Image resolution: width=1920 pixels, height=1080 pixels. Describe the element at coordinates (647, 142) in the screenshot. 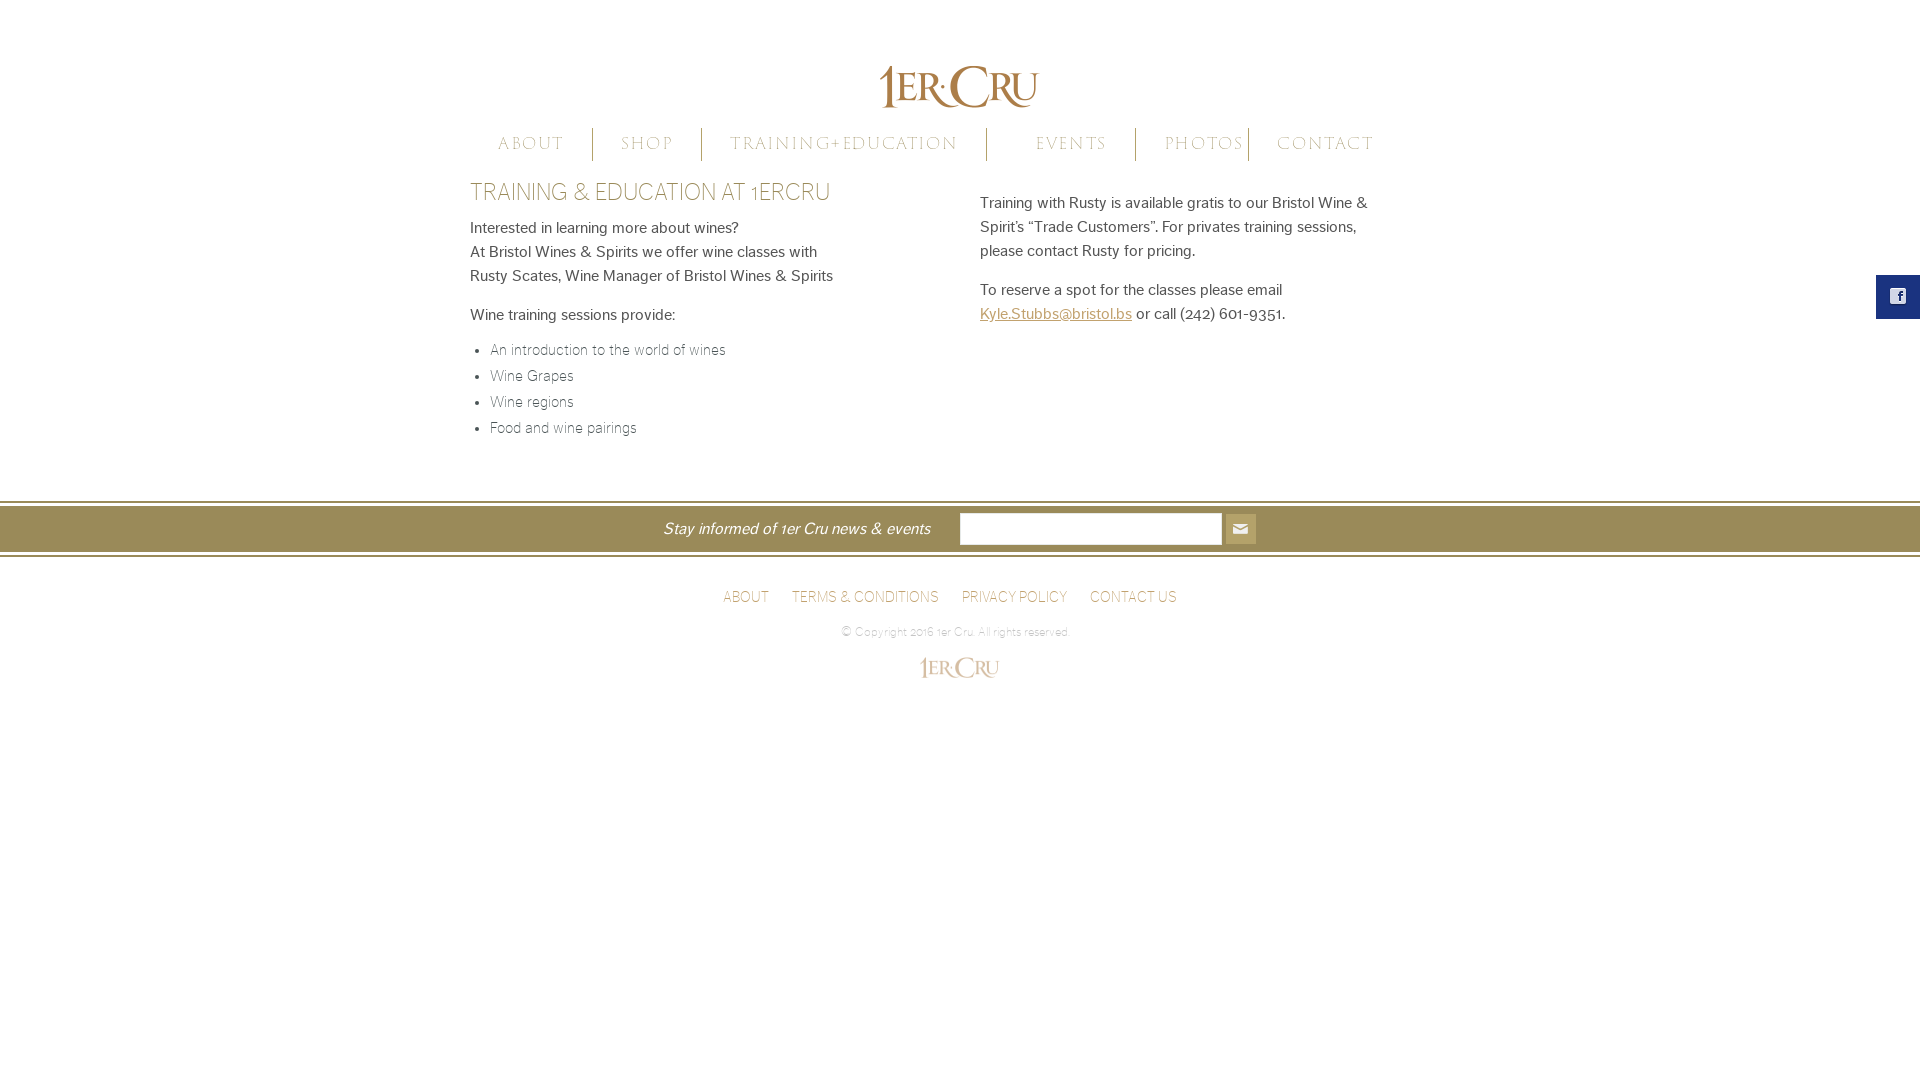

I see `'SHOP'` at that location.